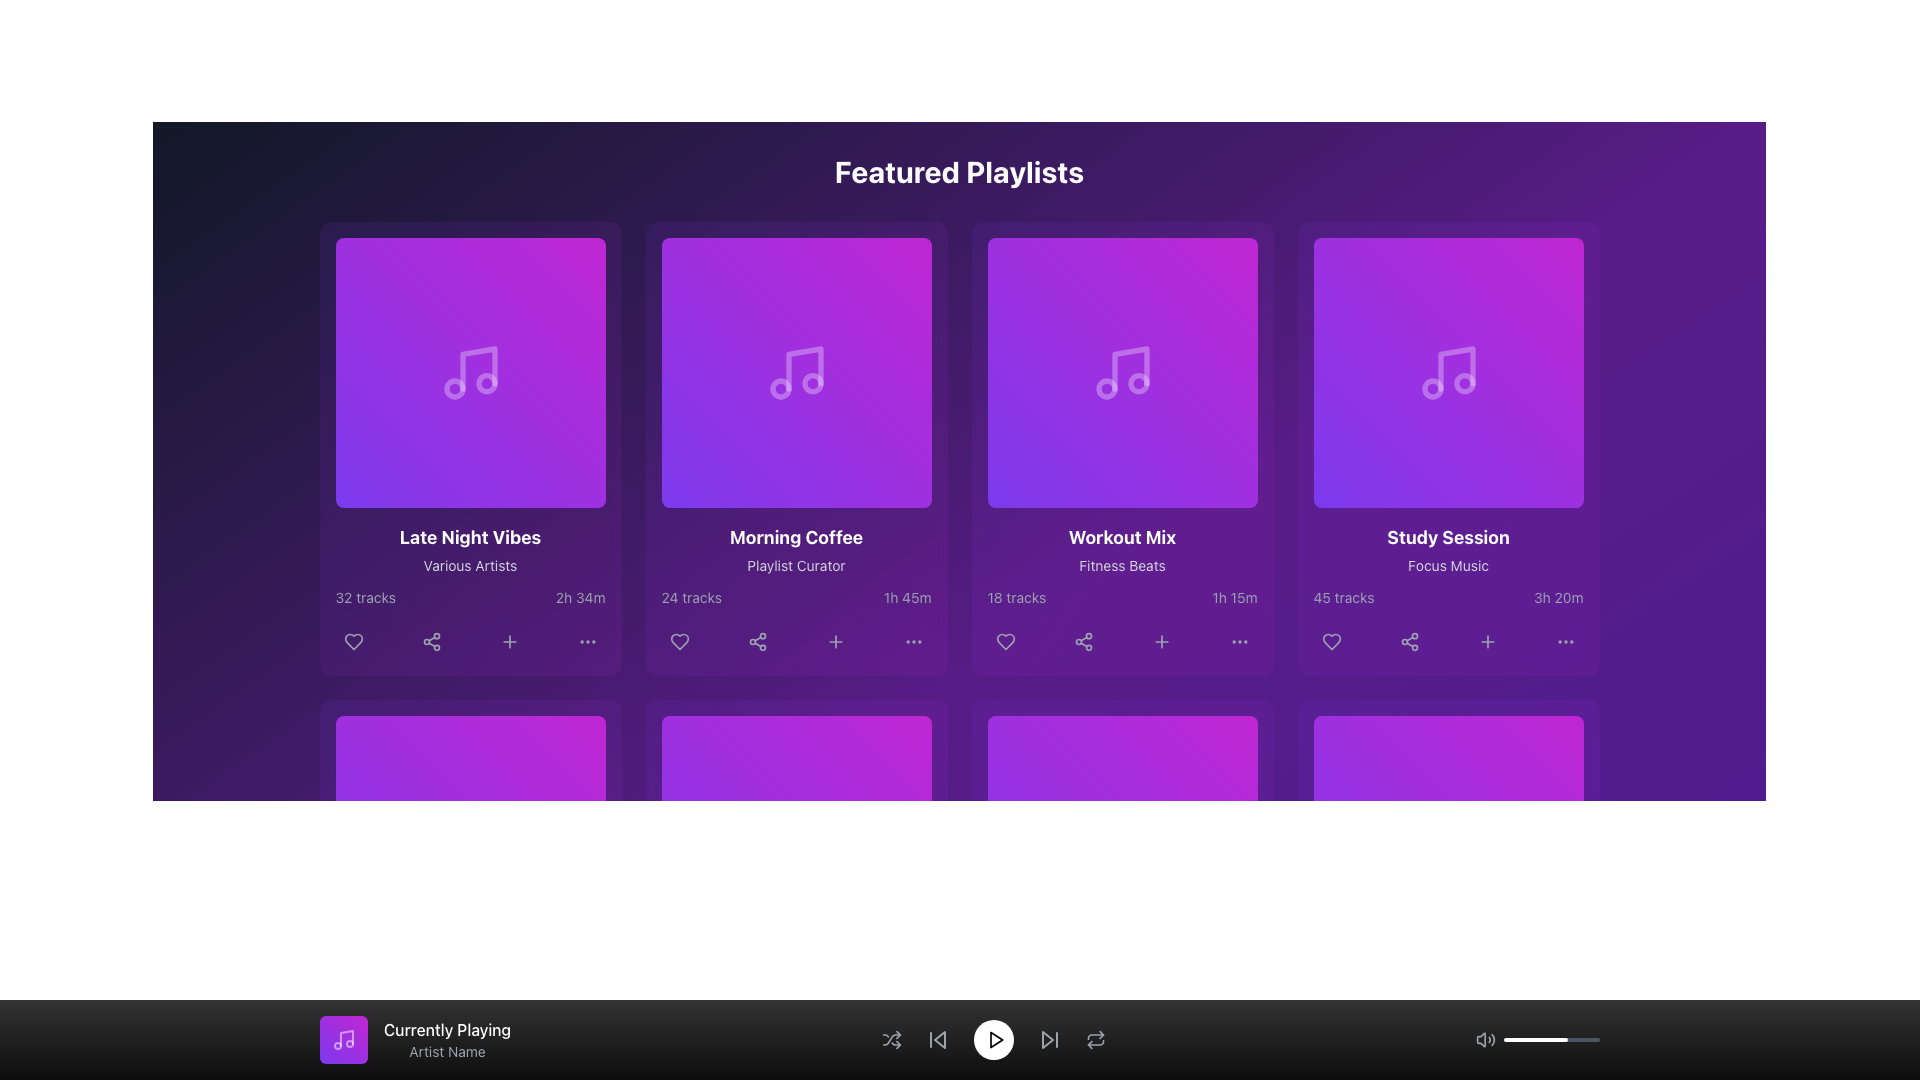  I want to click on the play button icon located in the 'Study Session' playlist card, which is in the fourth column of the first row of the 'Featured Playlists' grid, so click(1450, 373).